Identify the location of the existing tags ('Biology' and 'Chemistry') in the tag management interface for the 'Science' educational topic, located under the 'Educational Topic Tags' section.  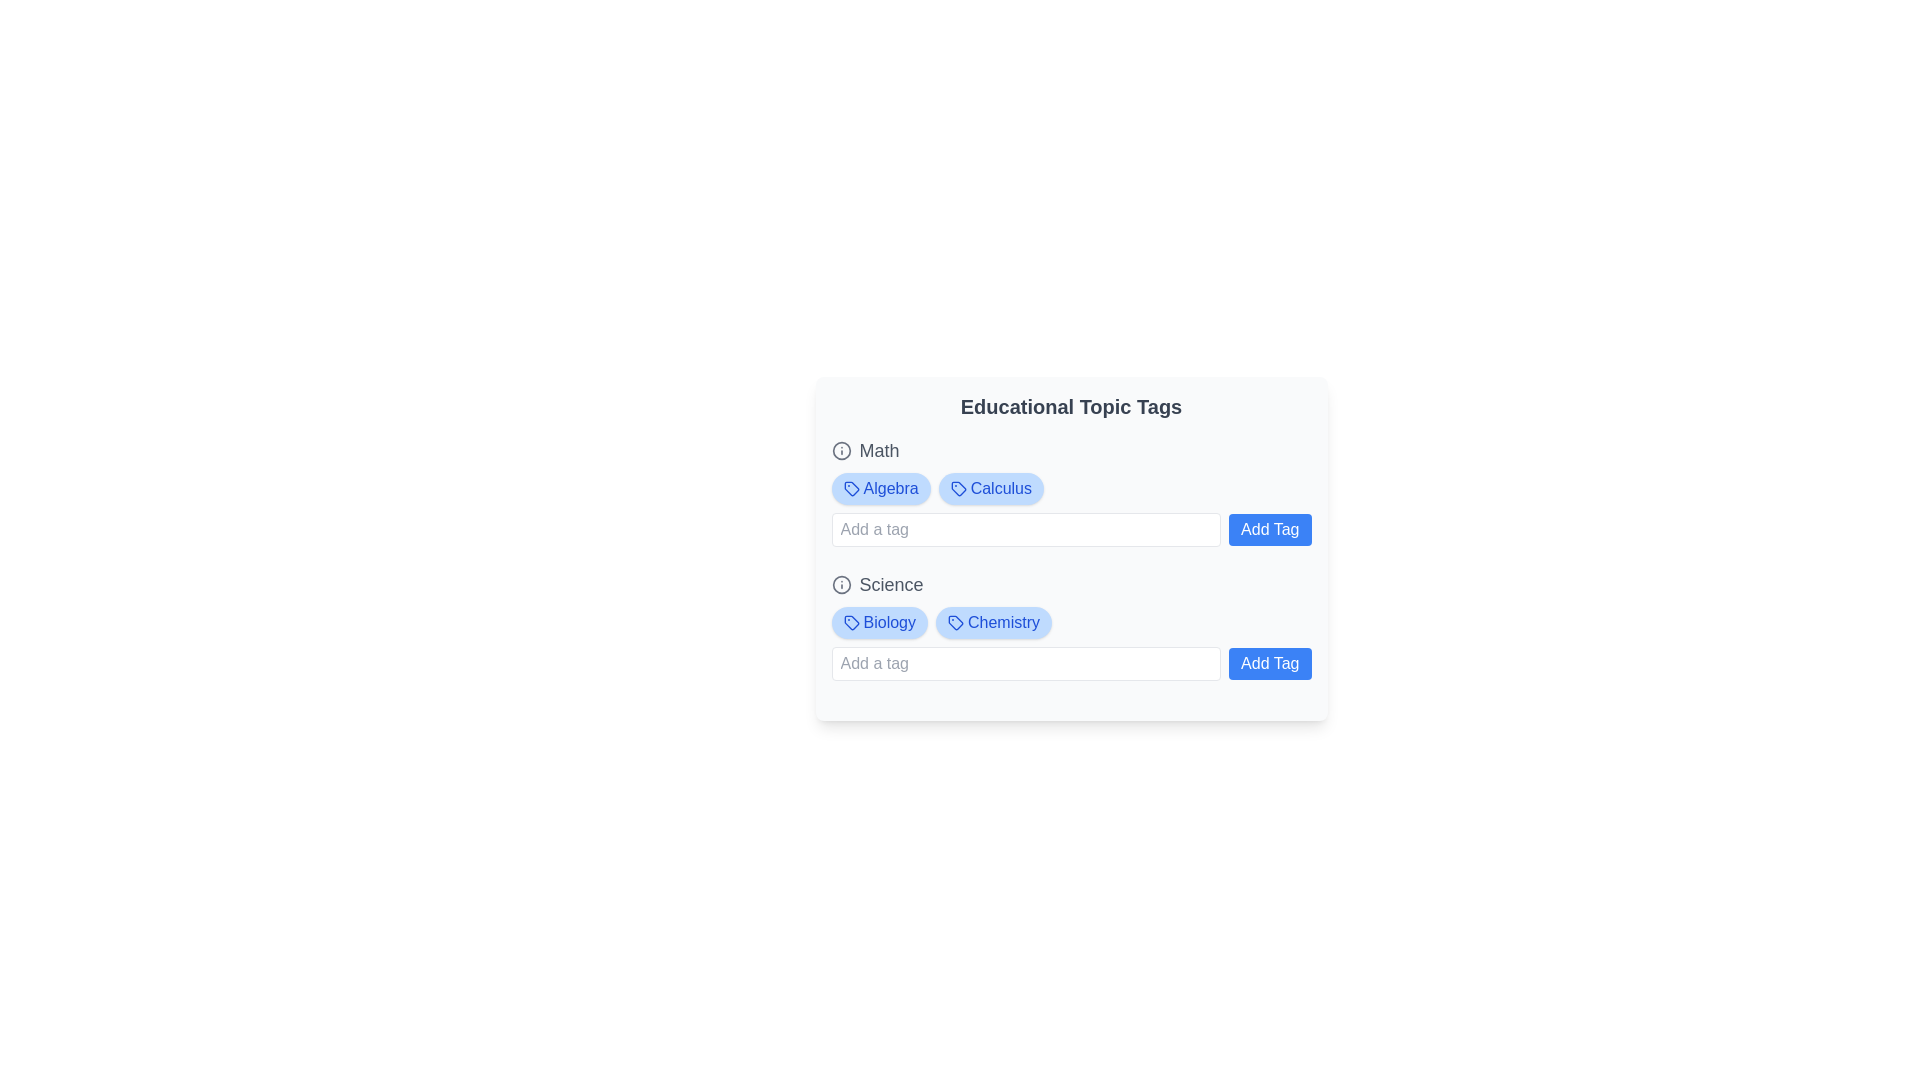
(1070, 624).